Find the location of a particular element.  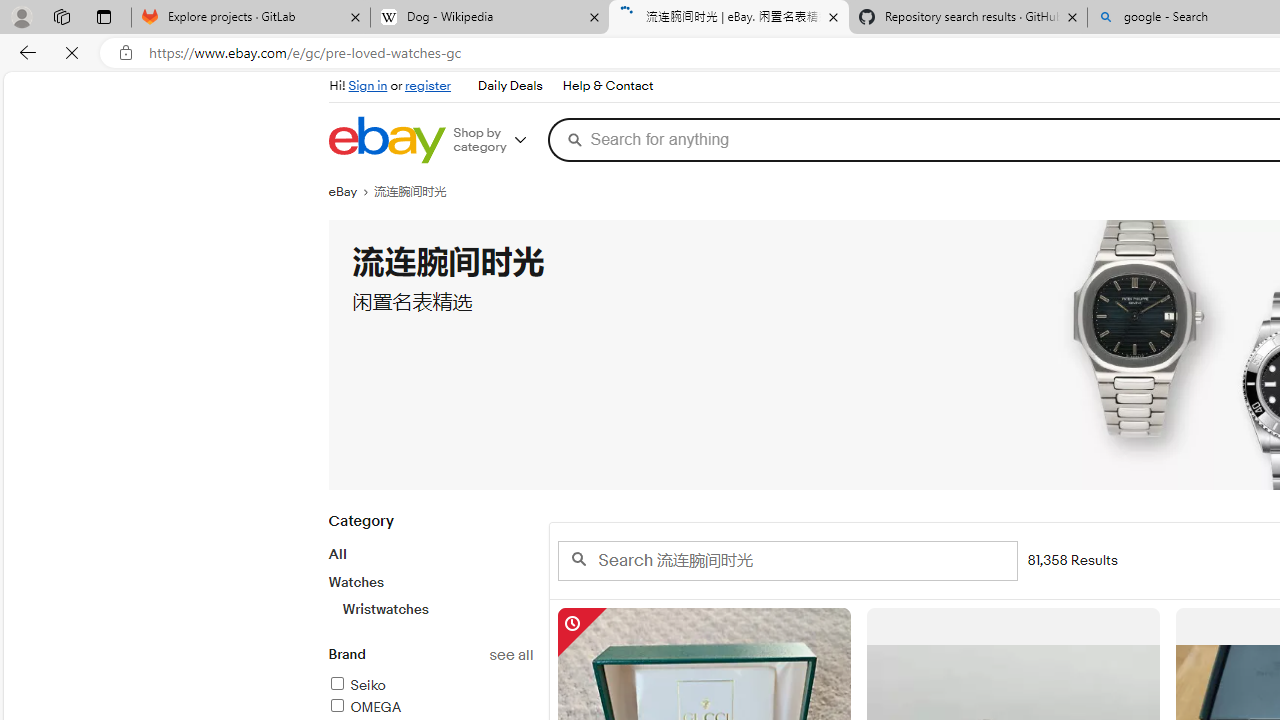

'register' is located at coordinates (427, 85).